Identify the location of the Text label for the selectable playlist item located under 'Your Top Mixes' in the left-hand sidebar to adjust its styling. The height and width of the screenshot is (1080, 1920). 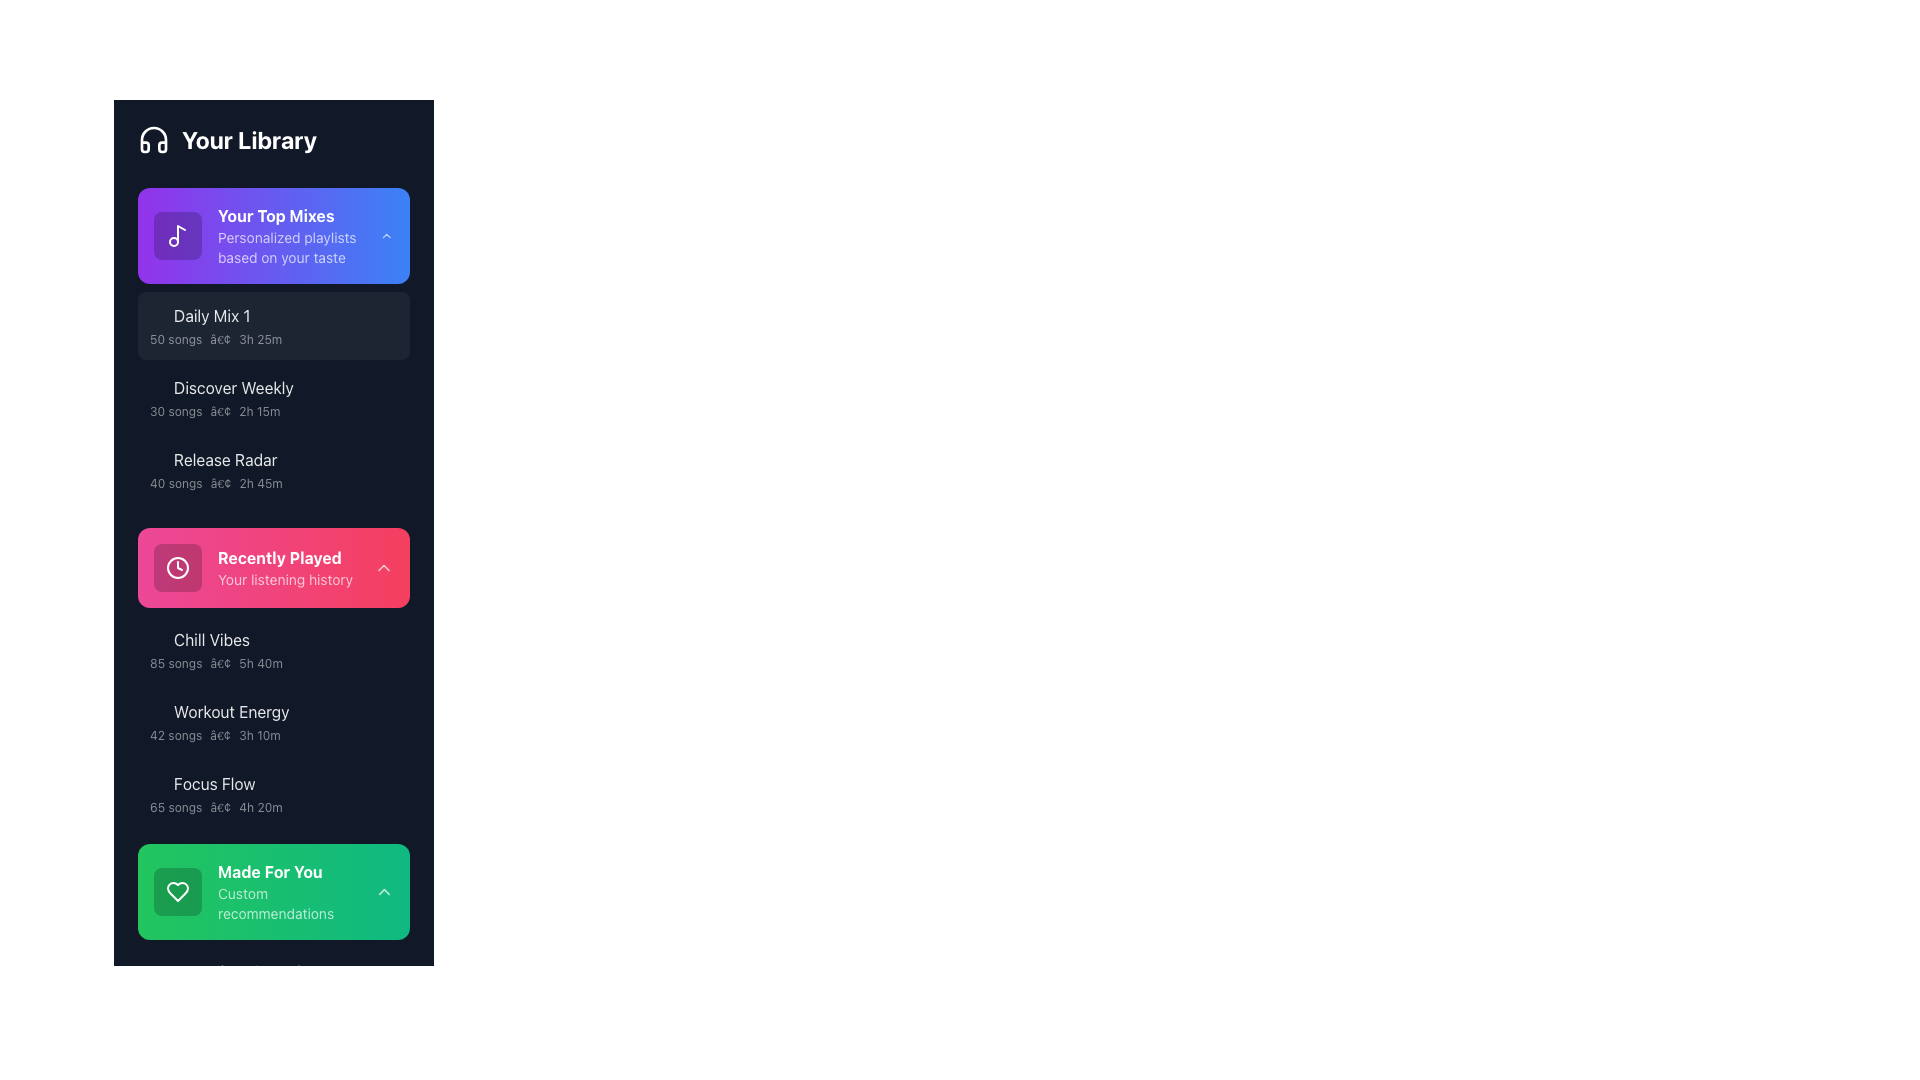
(212, 315).